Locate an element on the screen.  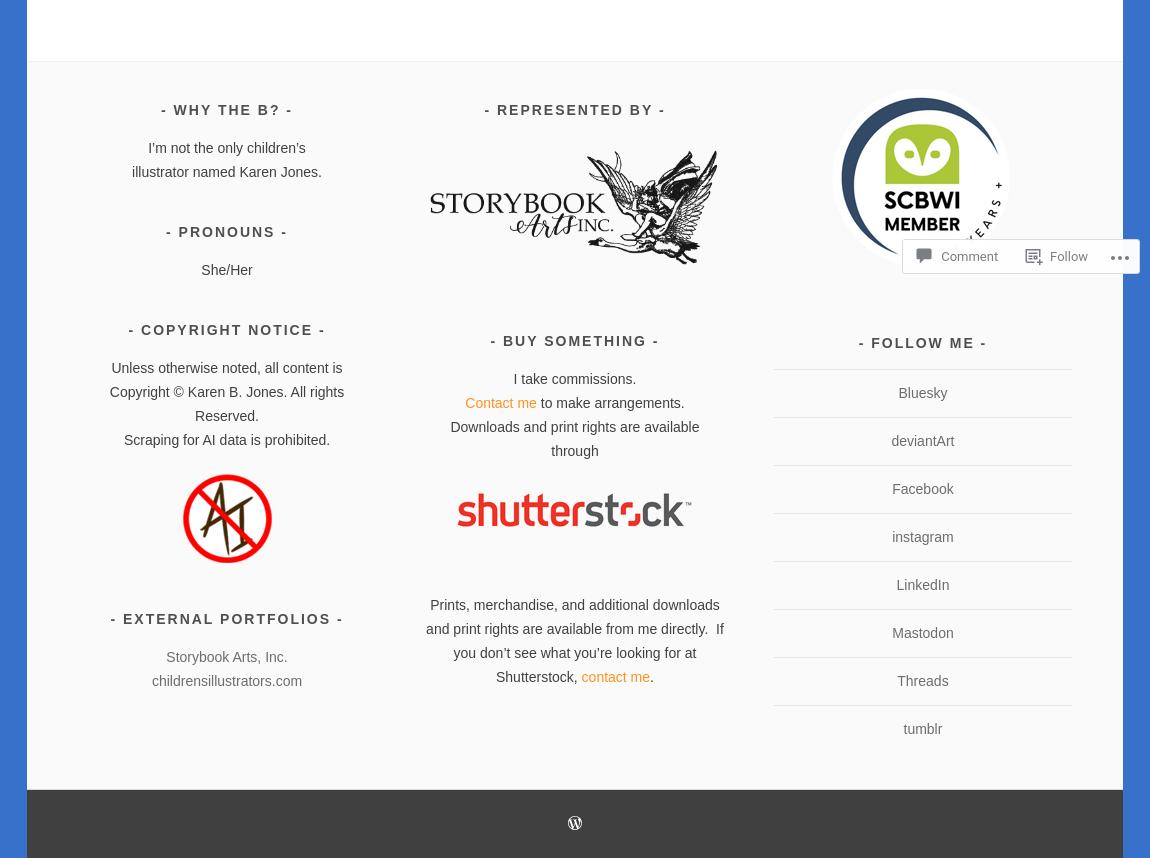
'Prints, merchandise, and additional downloads and print rights are available from me directly.  If you don’t see what you’re looking for at Shutterstock,' is located at coordinates (425, 639).